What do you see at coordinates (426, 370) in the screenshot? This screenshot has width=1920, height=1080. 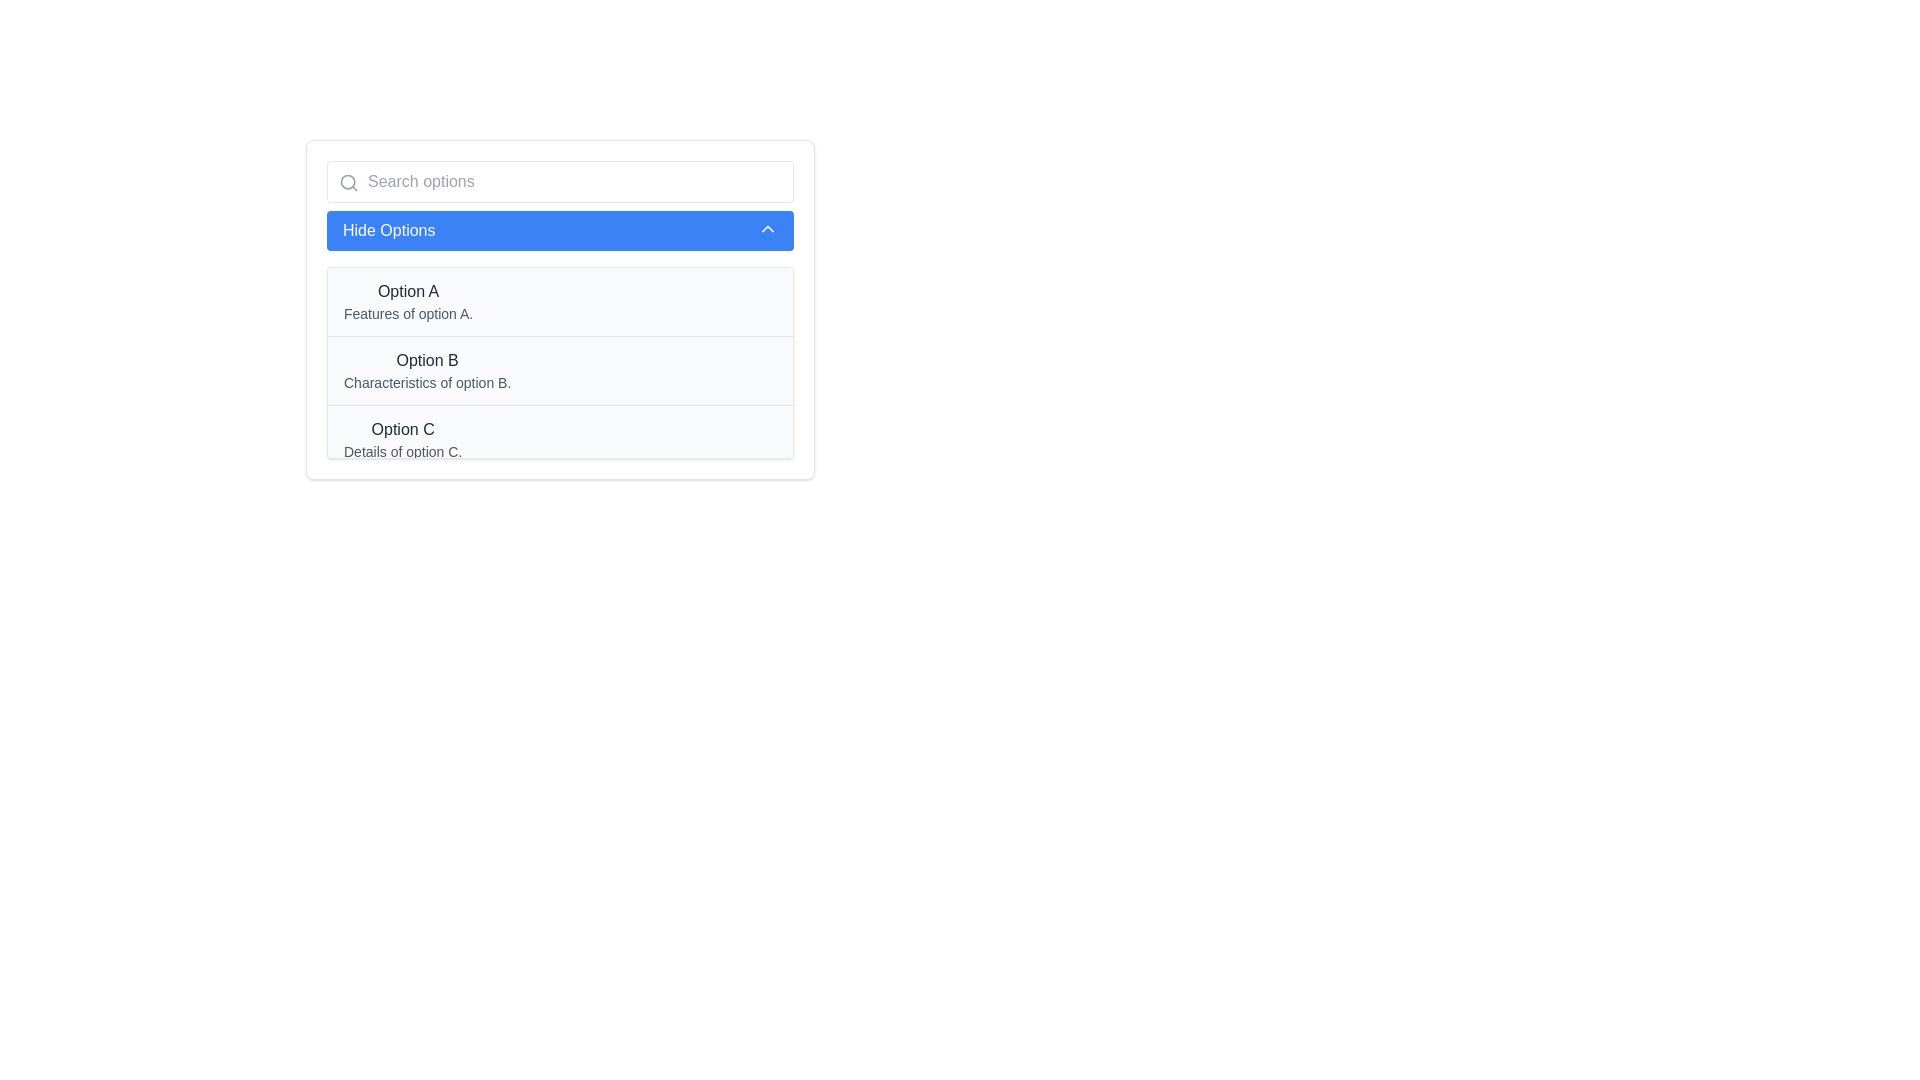 I see `to select 'Option B', which is the second item in the dropdown menu, displaying the title 'Option B' in bold and the description 'Characteristics of option B.'` at bounding box center [426, 370].